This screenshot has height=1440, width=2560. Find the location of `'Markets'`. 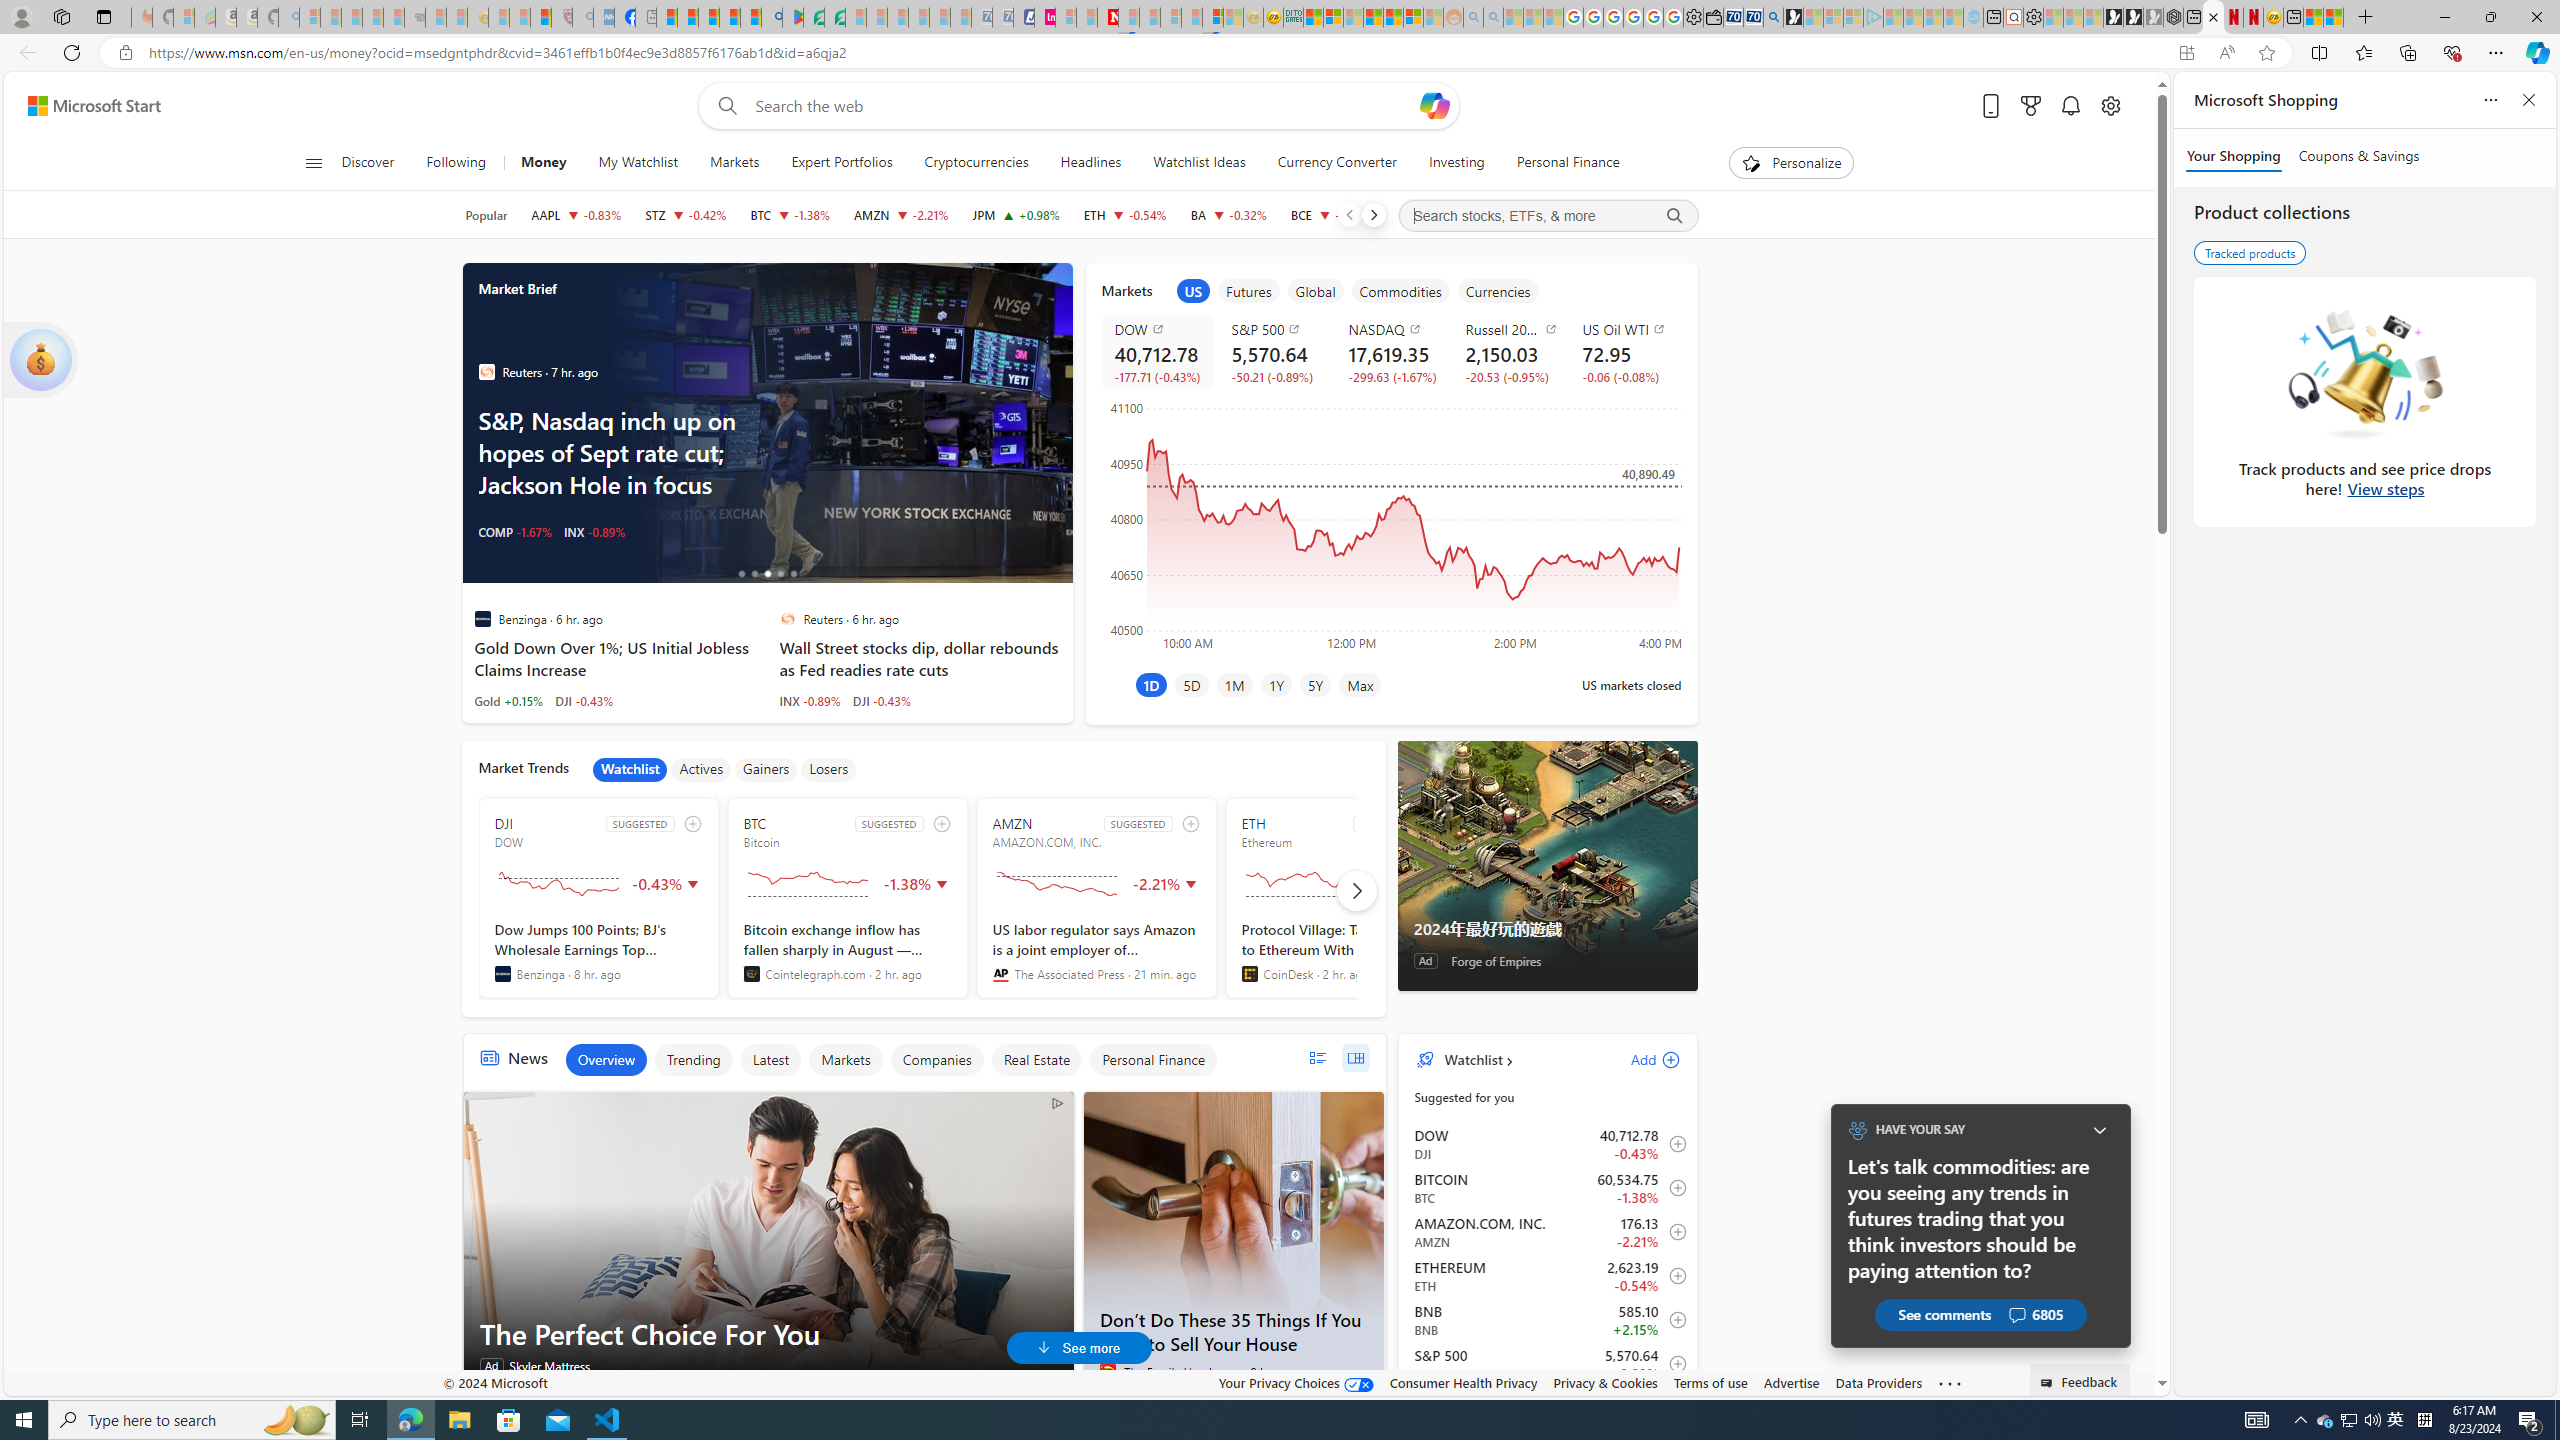

'Markets' is located at coordinates (845, 1058).